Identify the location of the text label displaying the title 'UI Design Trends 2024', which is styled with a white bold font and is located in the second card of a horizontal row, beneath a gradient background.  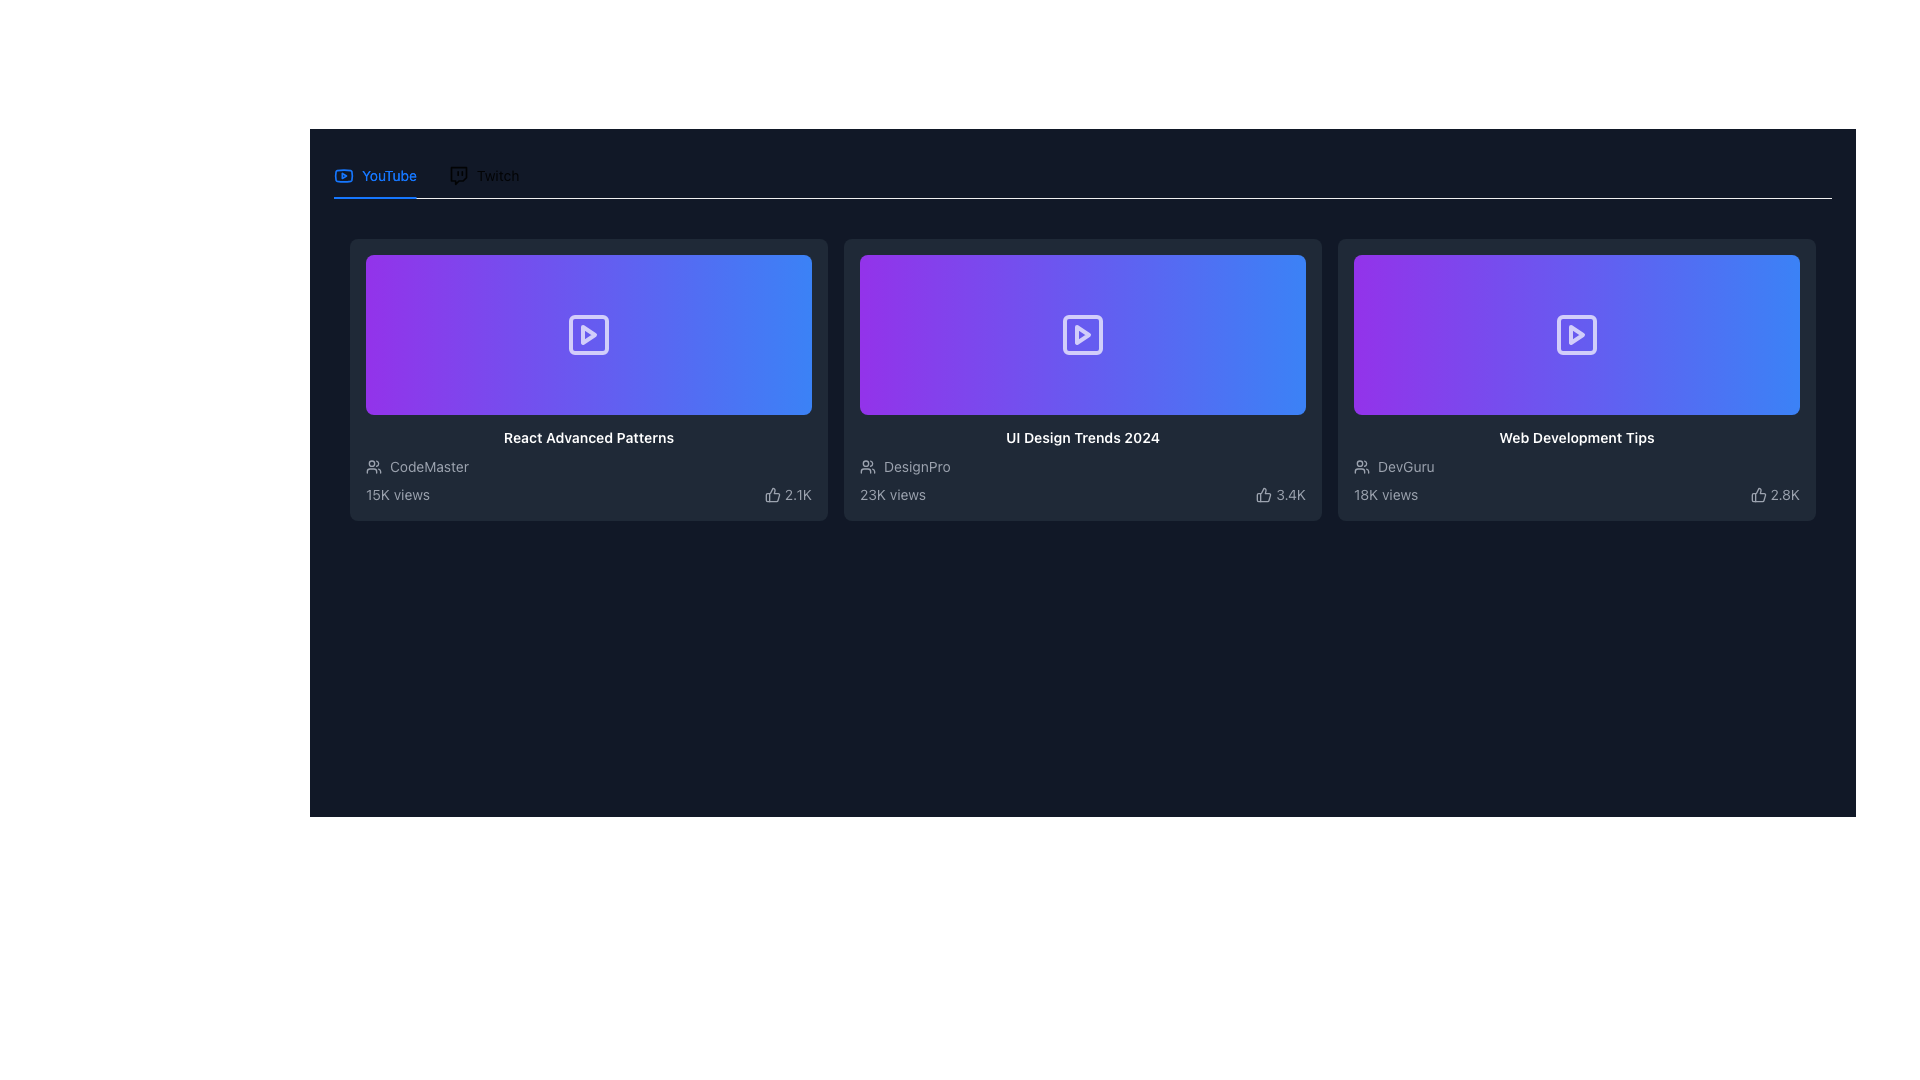
(1082, 437).